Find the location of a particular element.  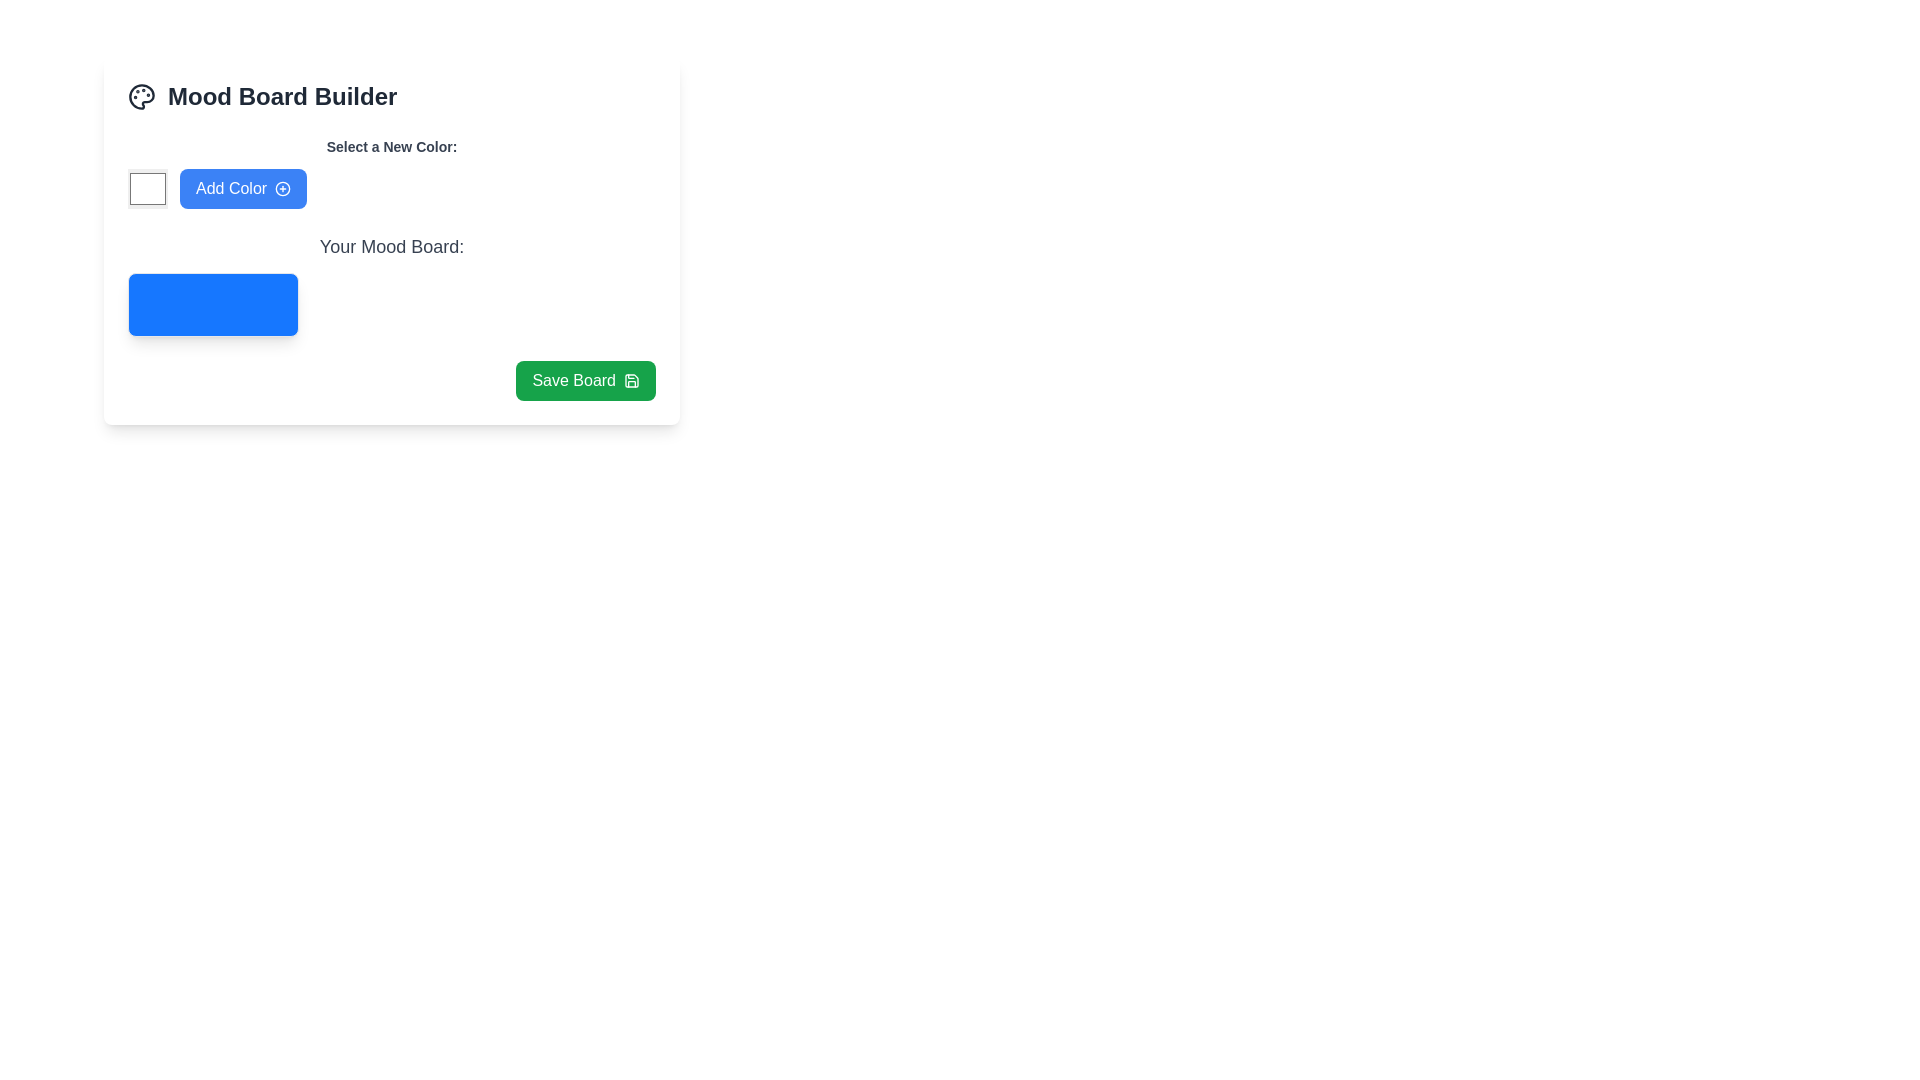

the circular icon element with a plus sign, located immediately to the right of the blue 'Add Color' button is located at coordinates (282, 189).